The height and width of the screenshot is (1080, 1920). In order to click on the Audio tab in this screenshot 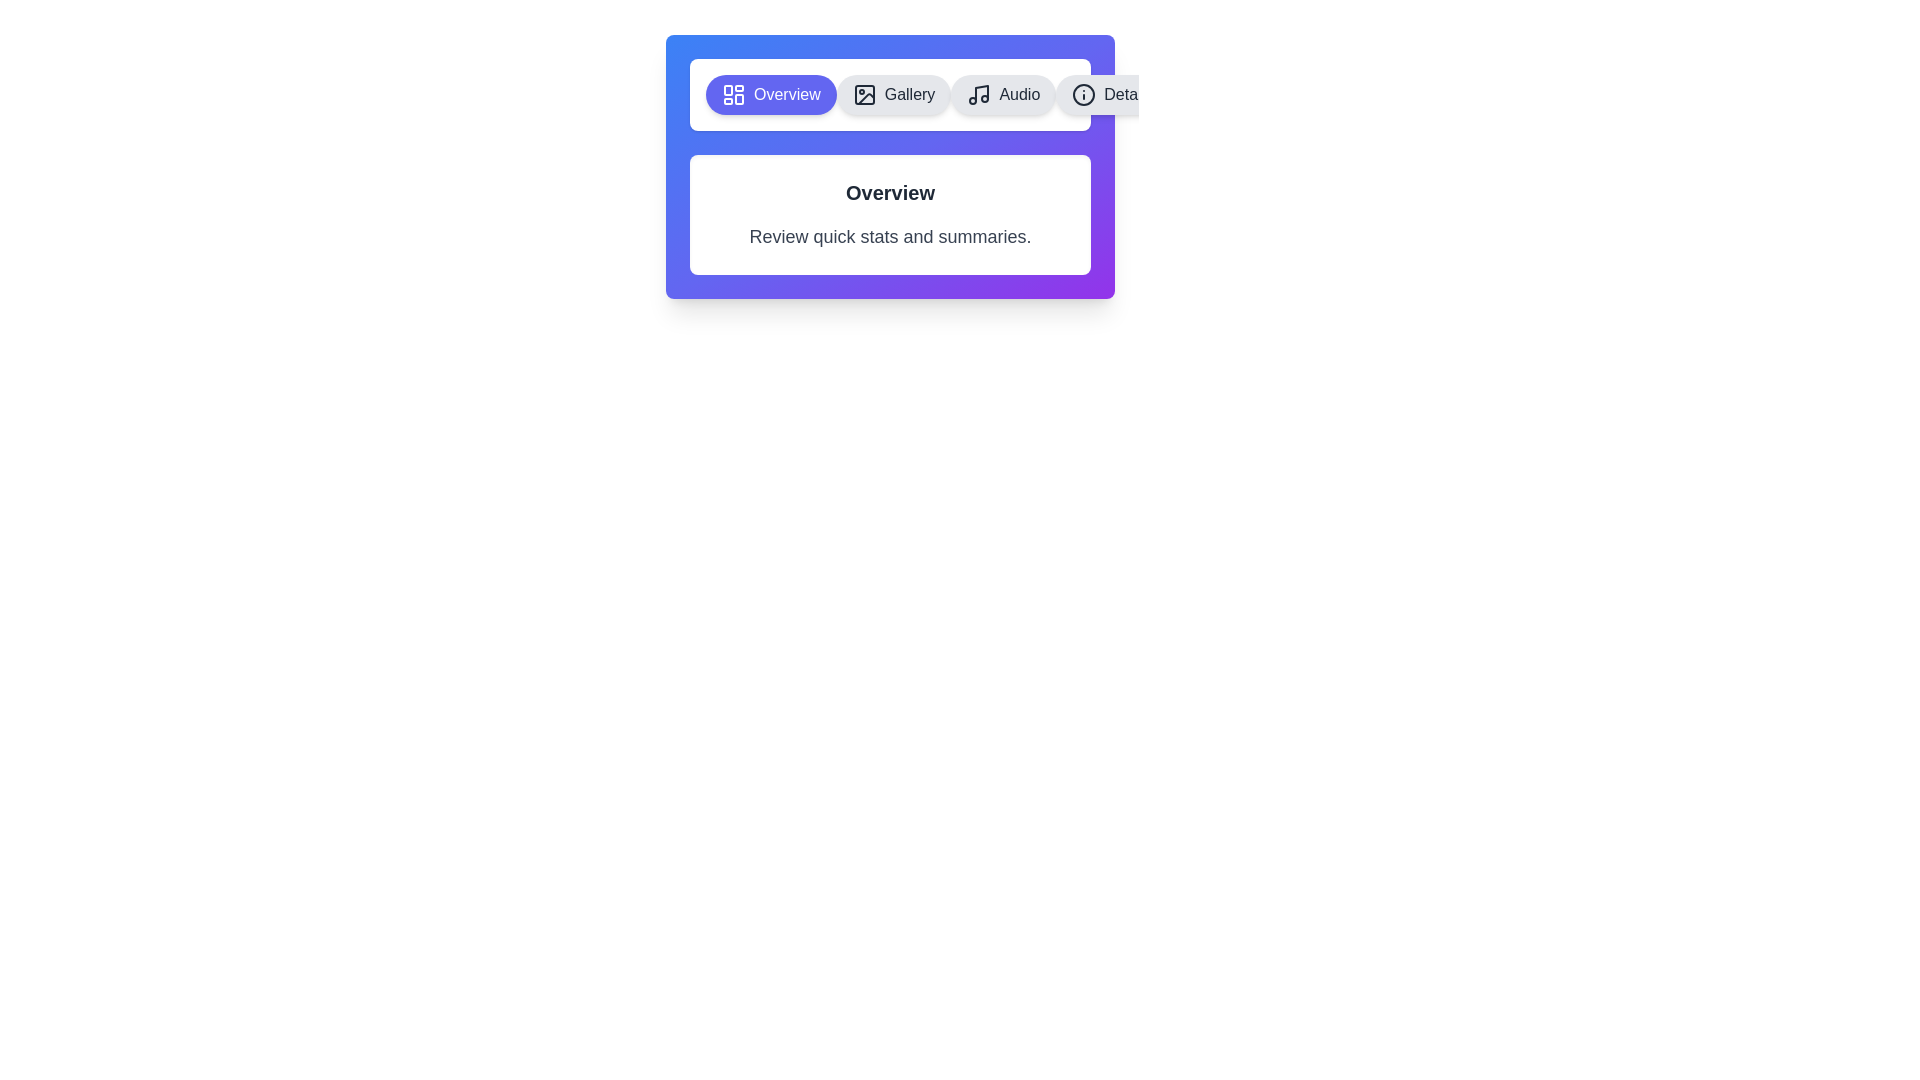, I will do `click(1003, 95)`.